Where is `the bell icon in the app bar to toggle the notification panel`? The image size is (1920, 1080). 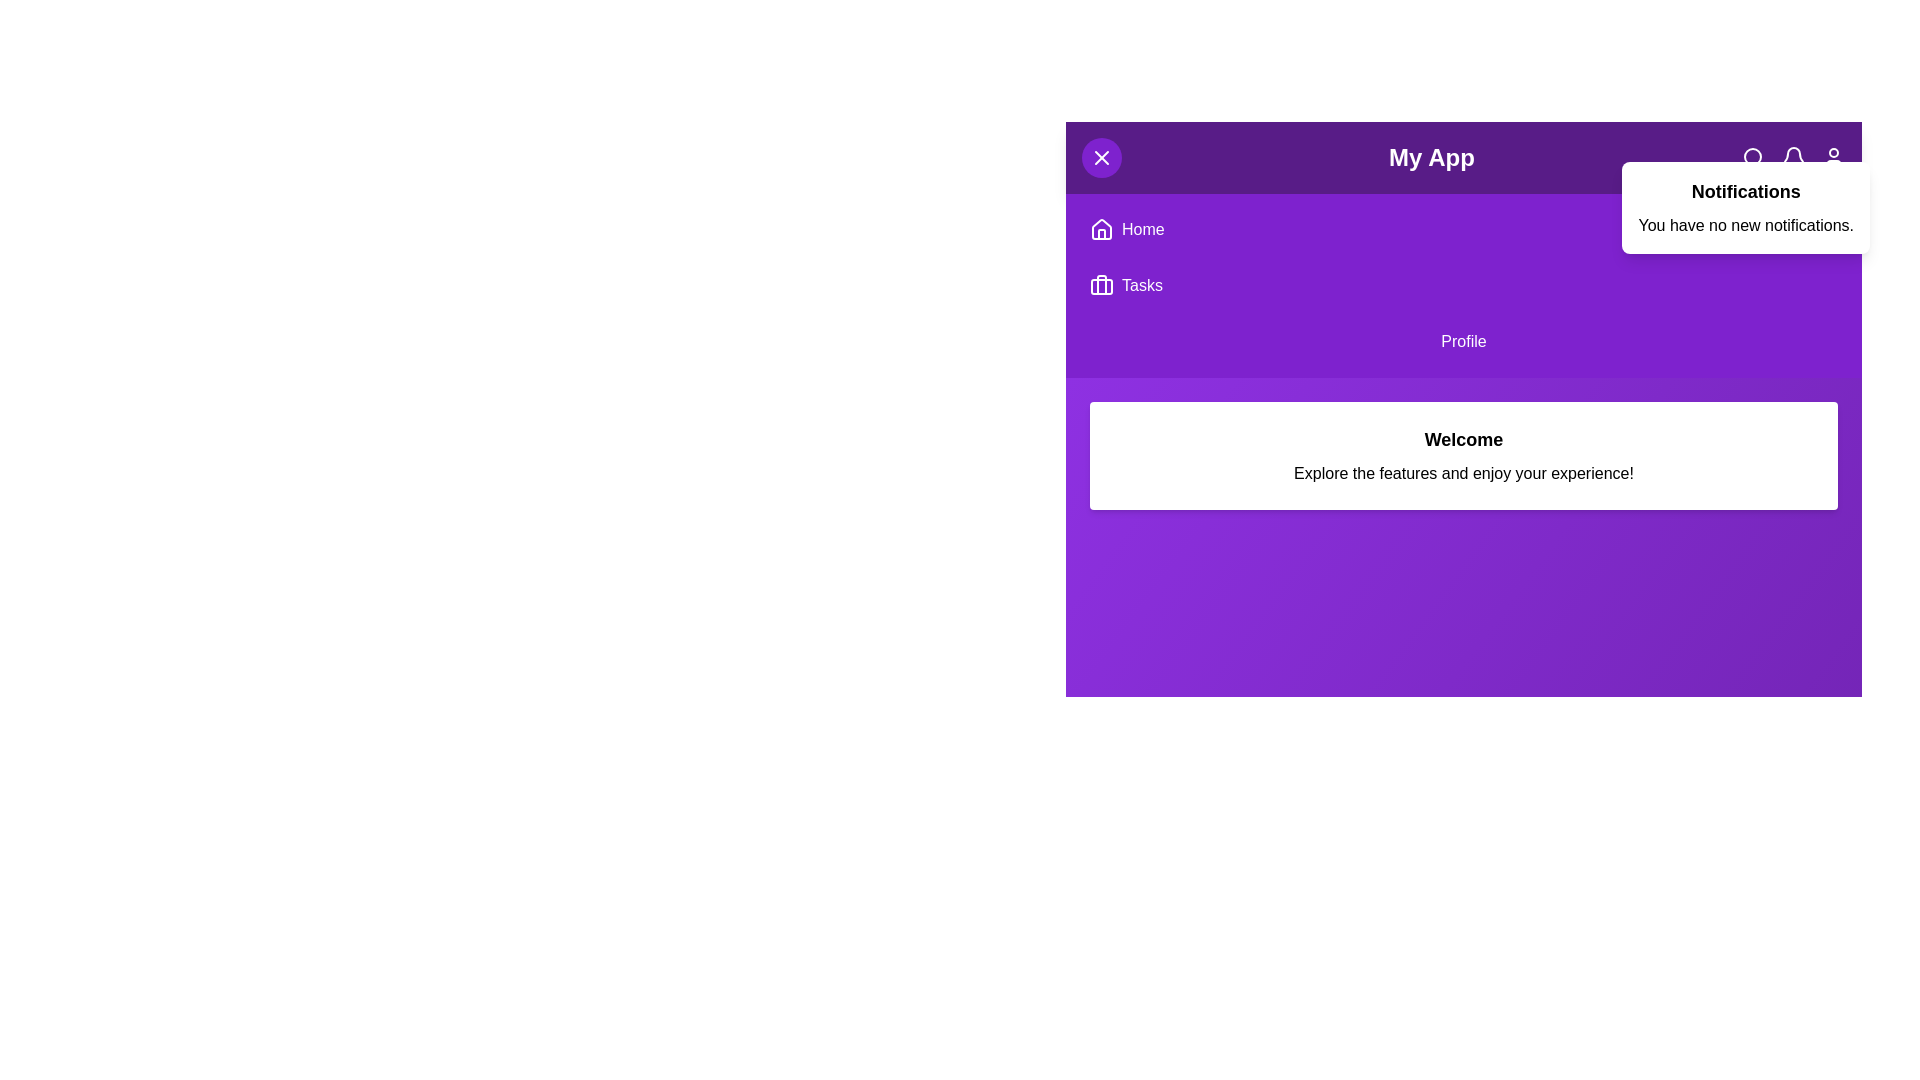
the bell icon in the app bar to toggle the notification panel is located at coordinates (1794, 157).